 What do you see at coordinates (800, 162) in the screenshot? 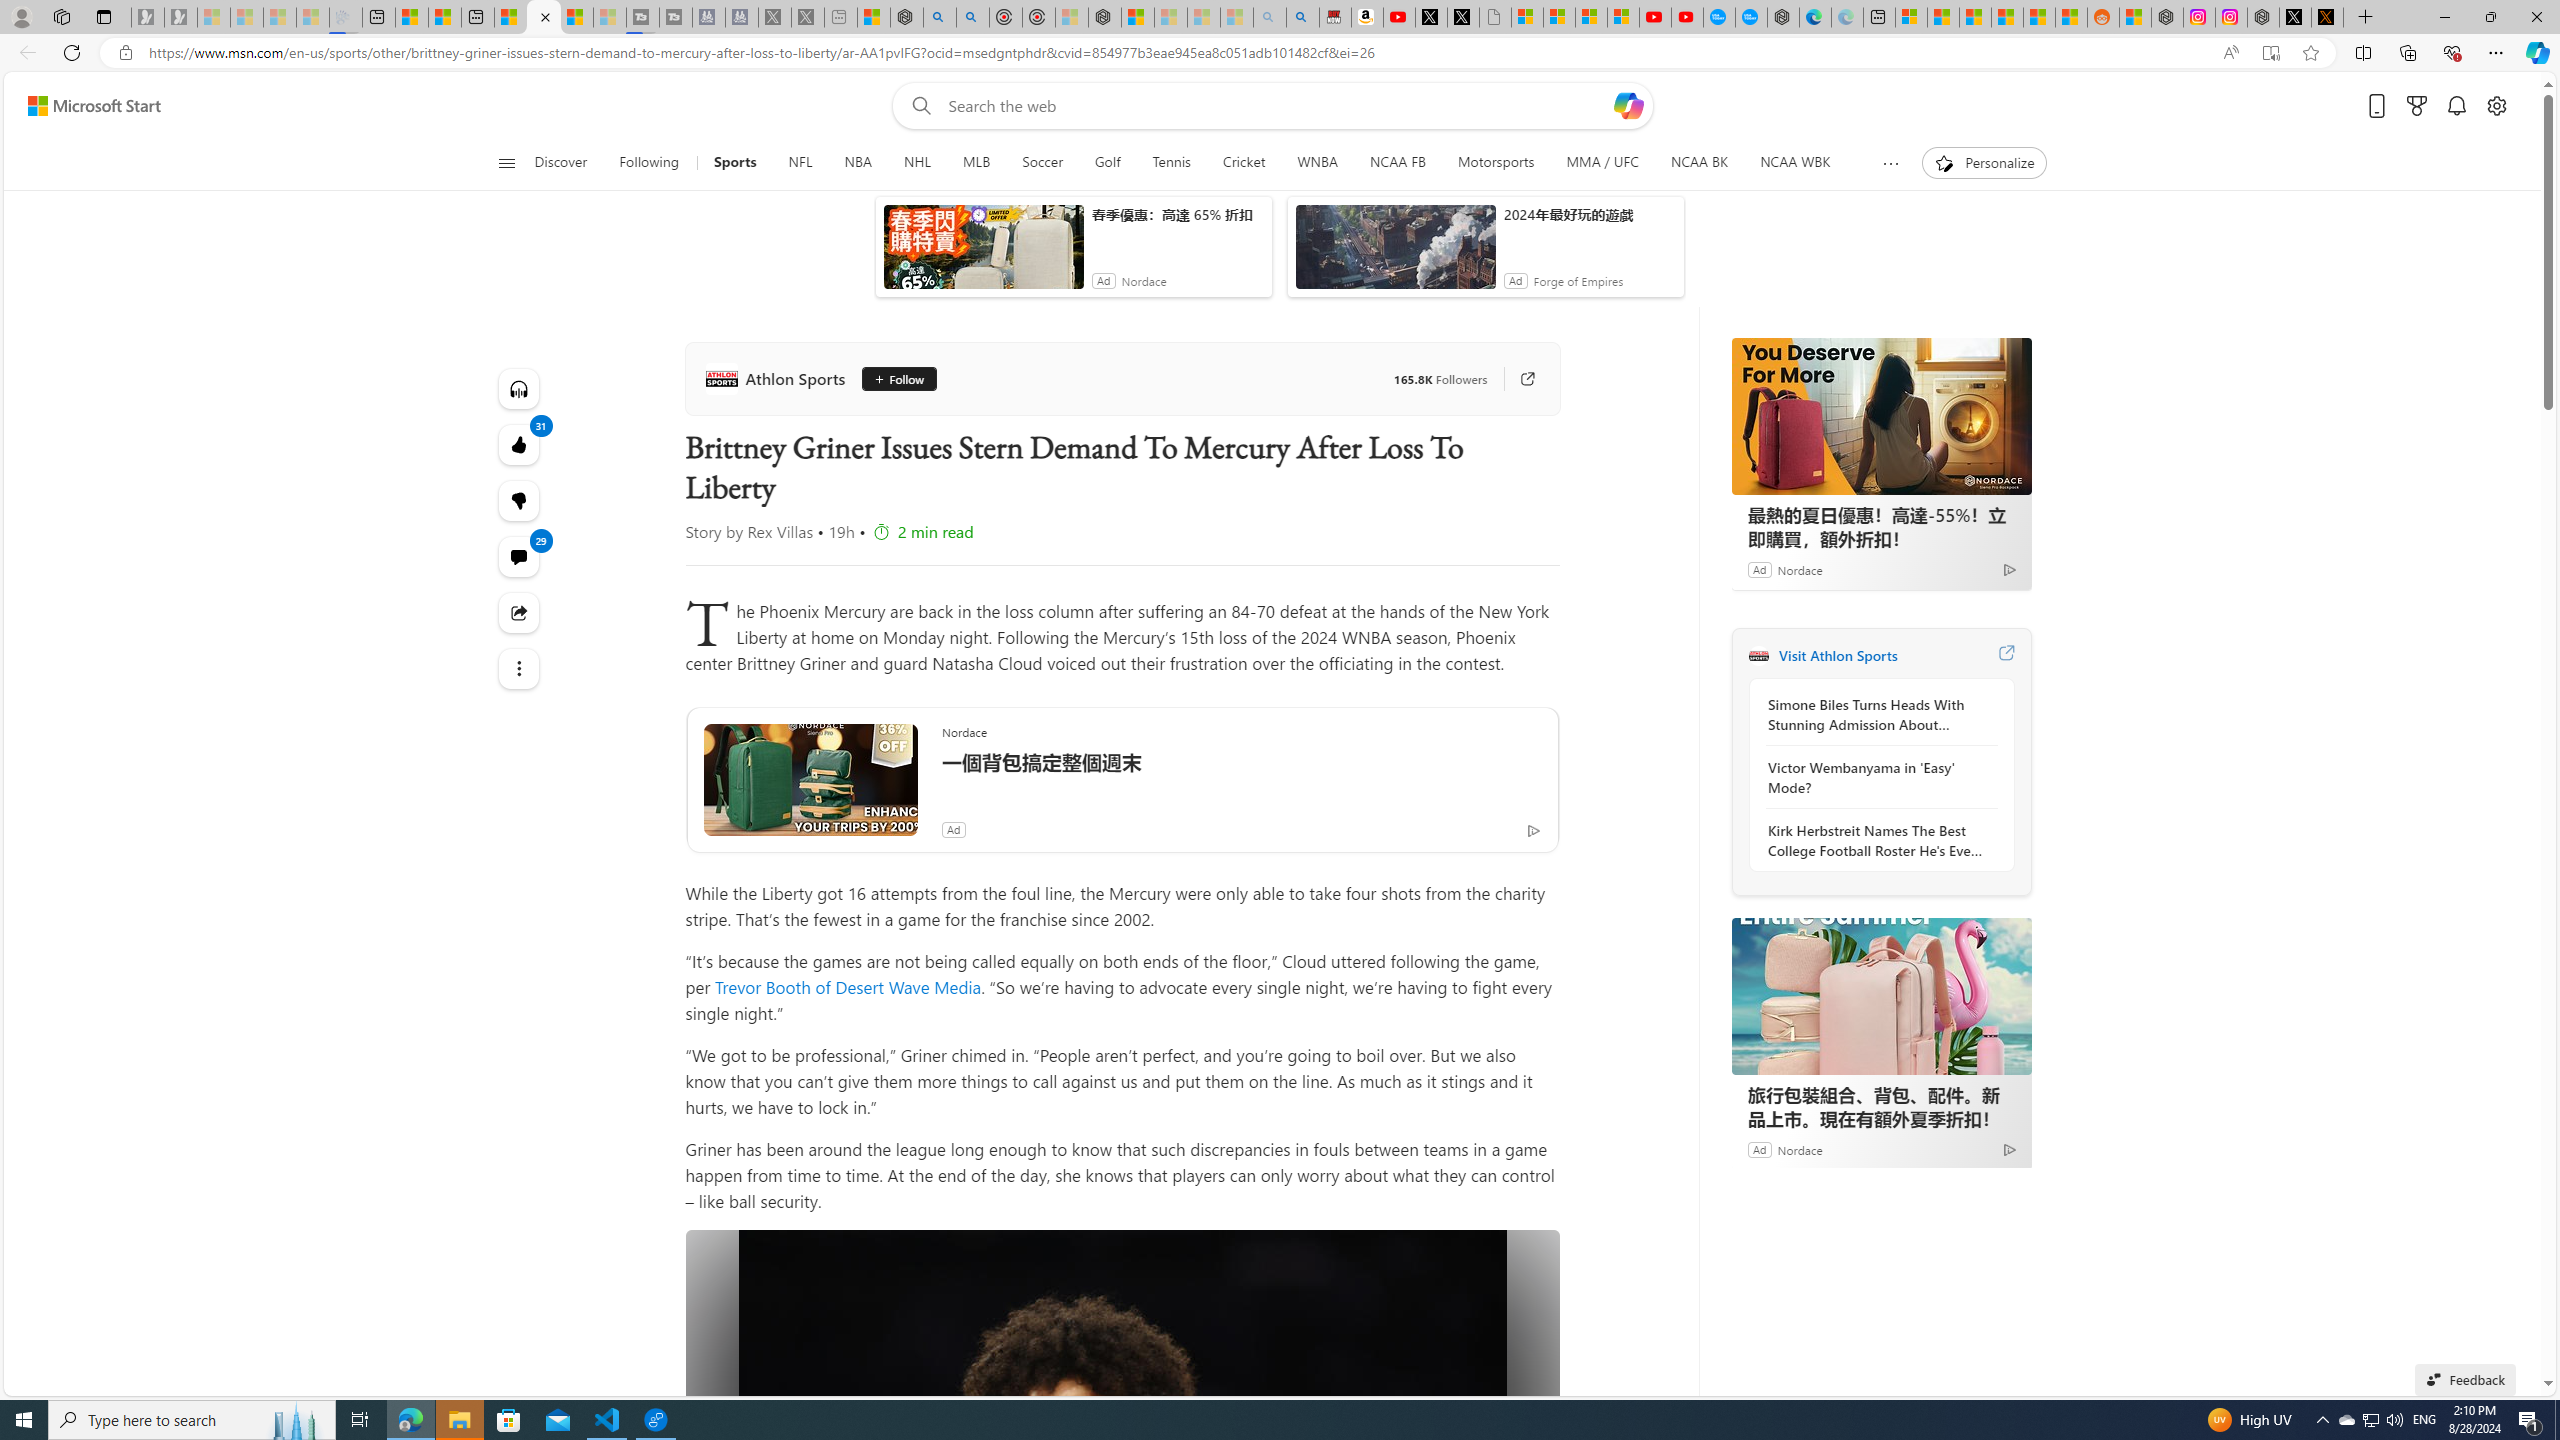
I see `'NFL'` at bounding box center [800, 162].